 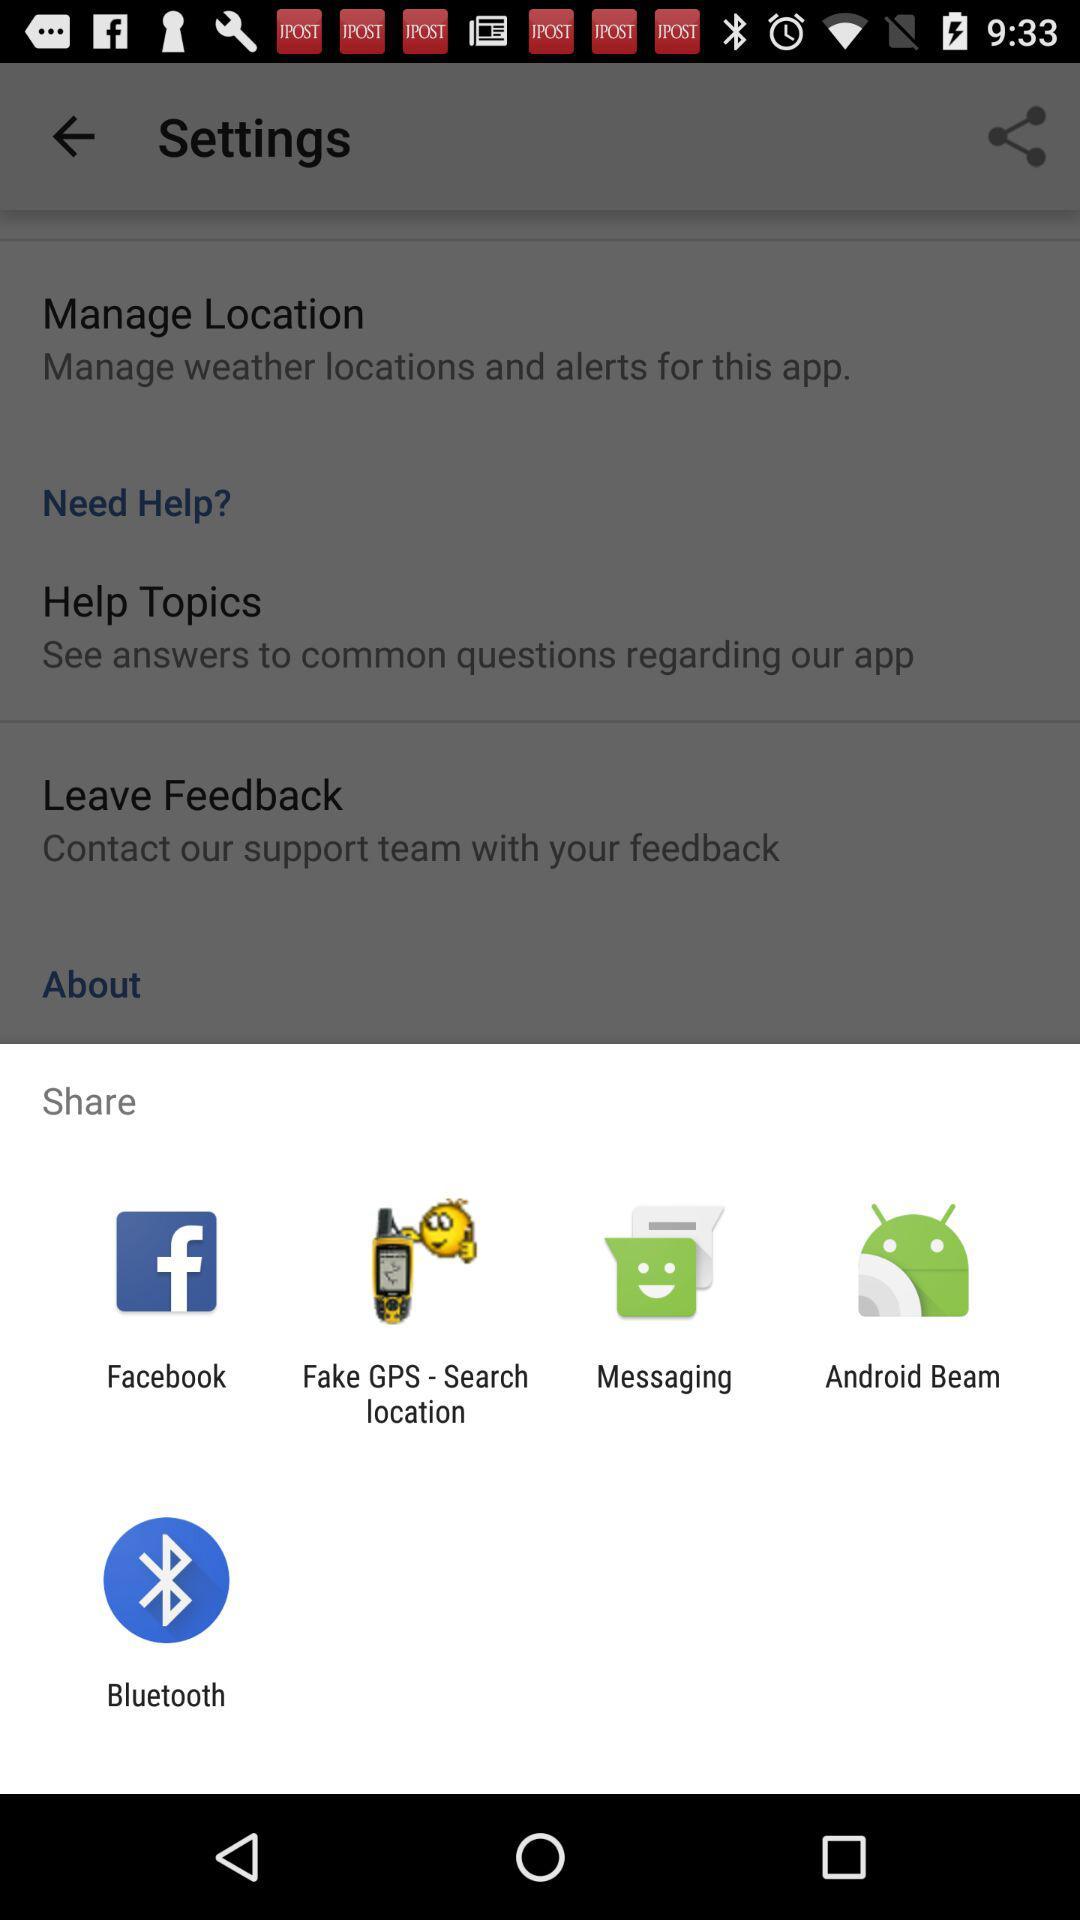 I want to click on icon next to the fake gps search, so click(x=165, y=1392).